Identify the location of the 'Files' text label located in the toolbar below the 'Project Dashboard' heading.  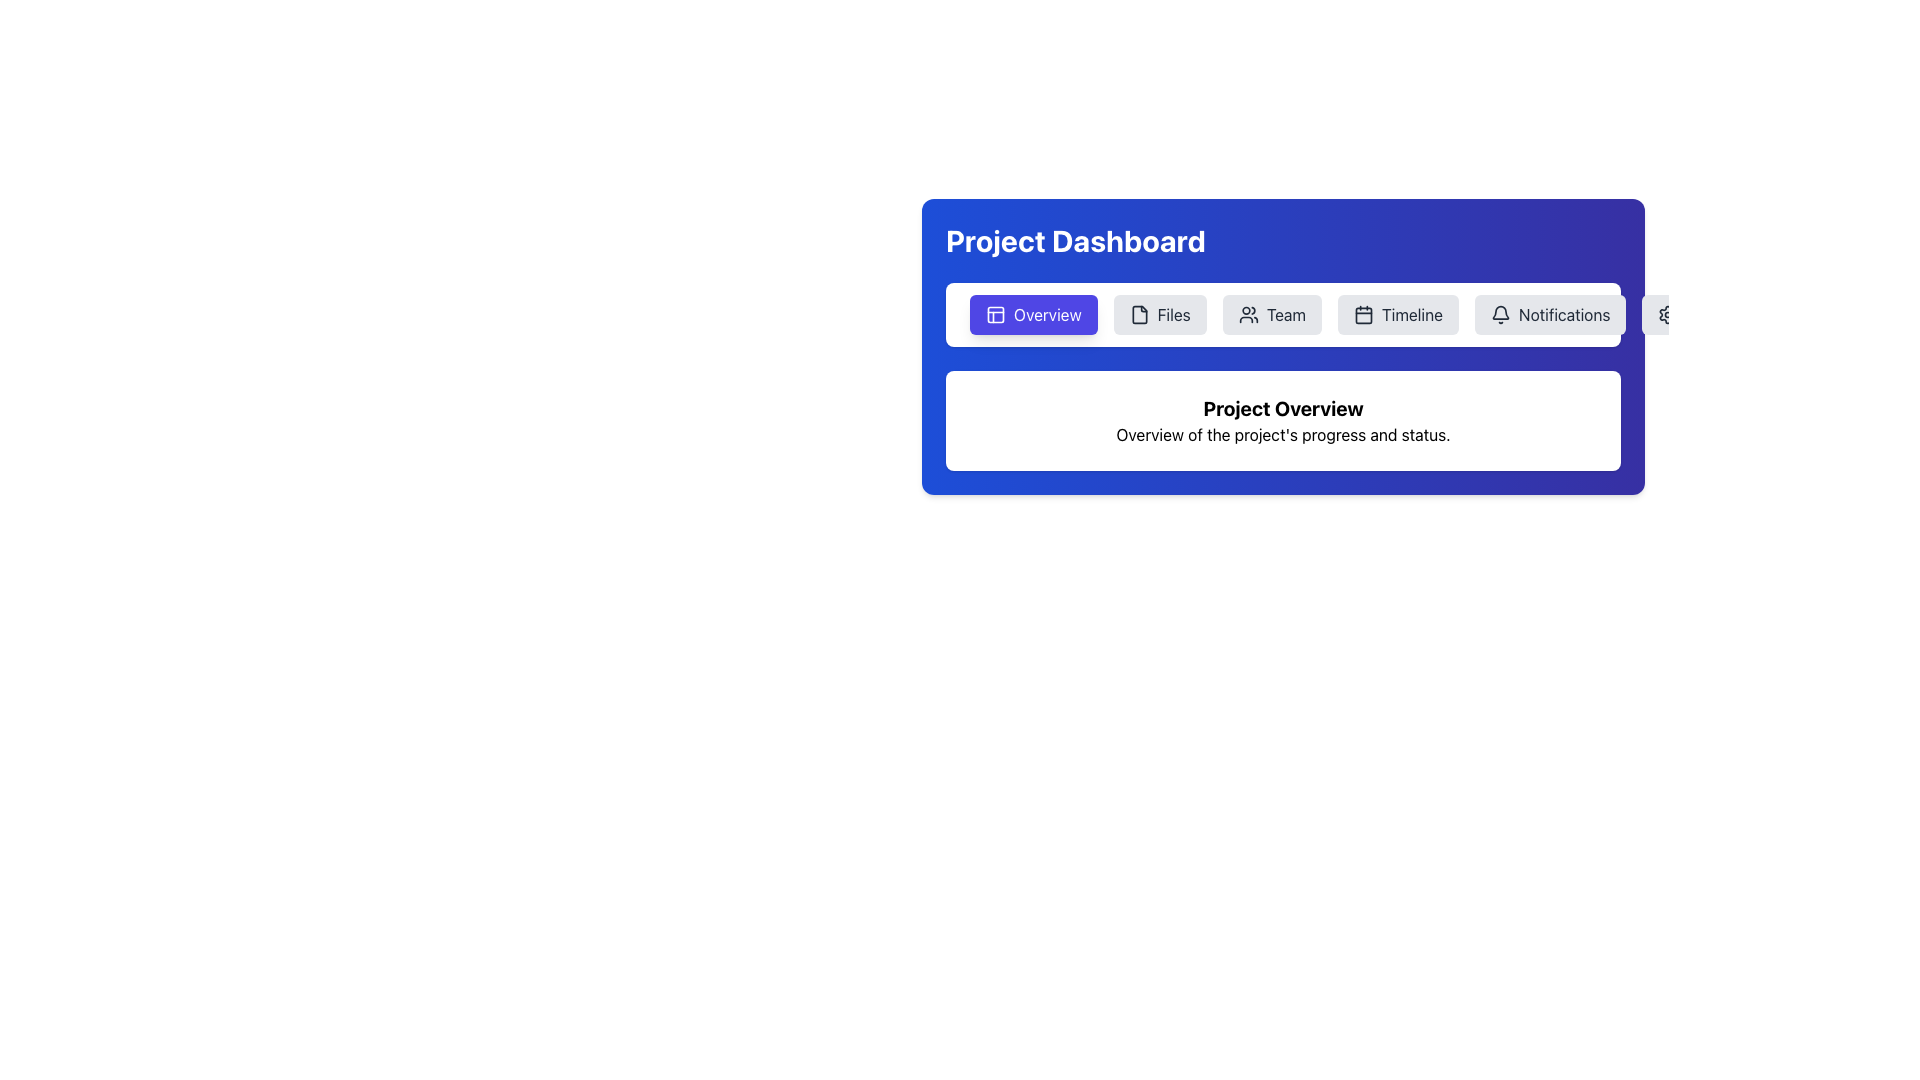
(1174, 315).